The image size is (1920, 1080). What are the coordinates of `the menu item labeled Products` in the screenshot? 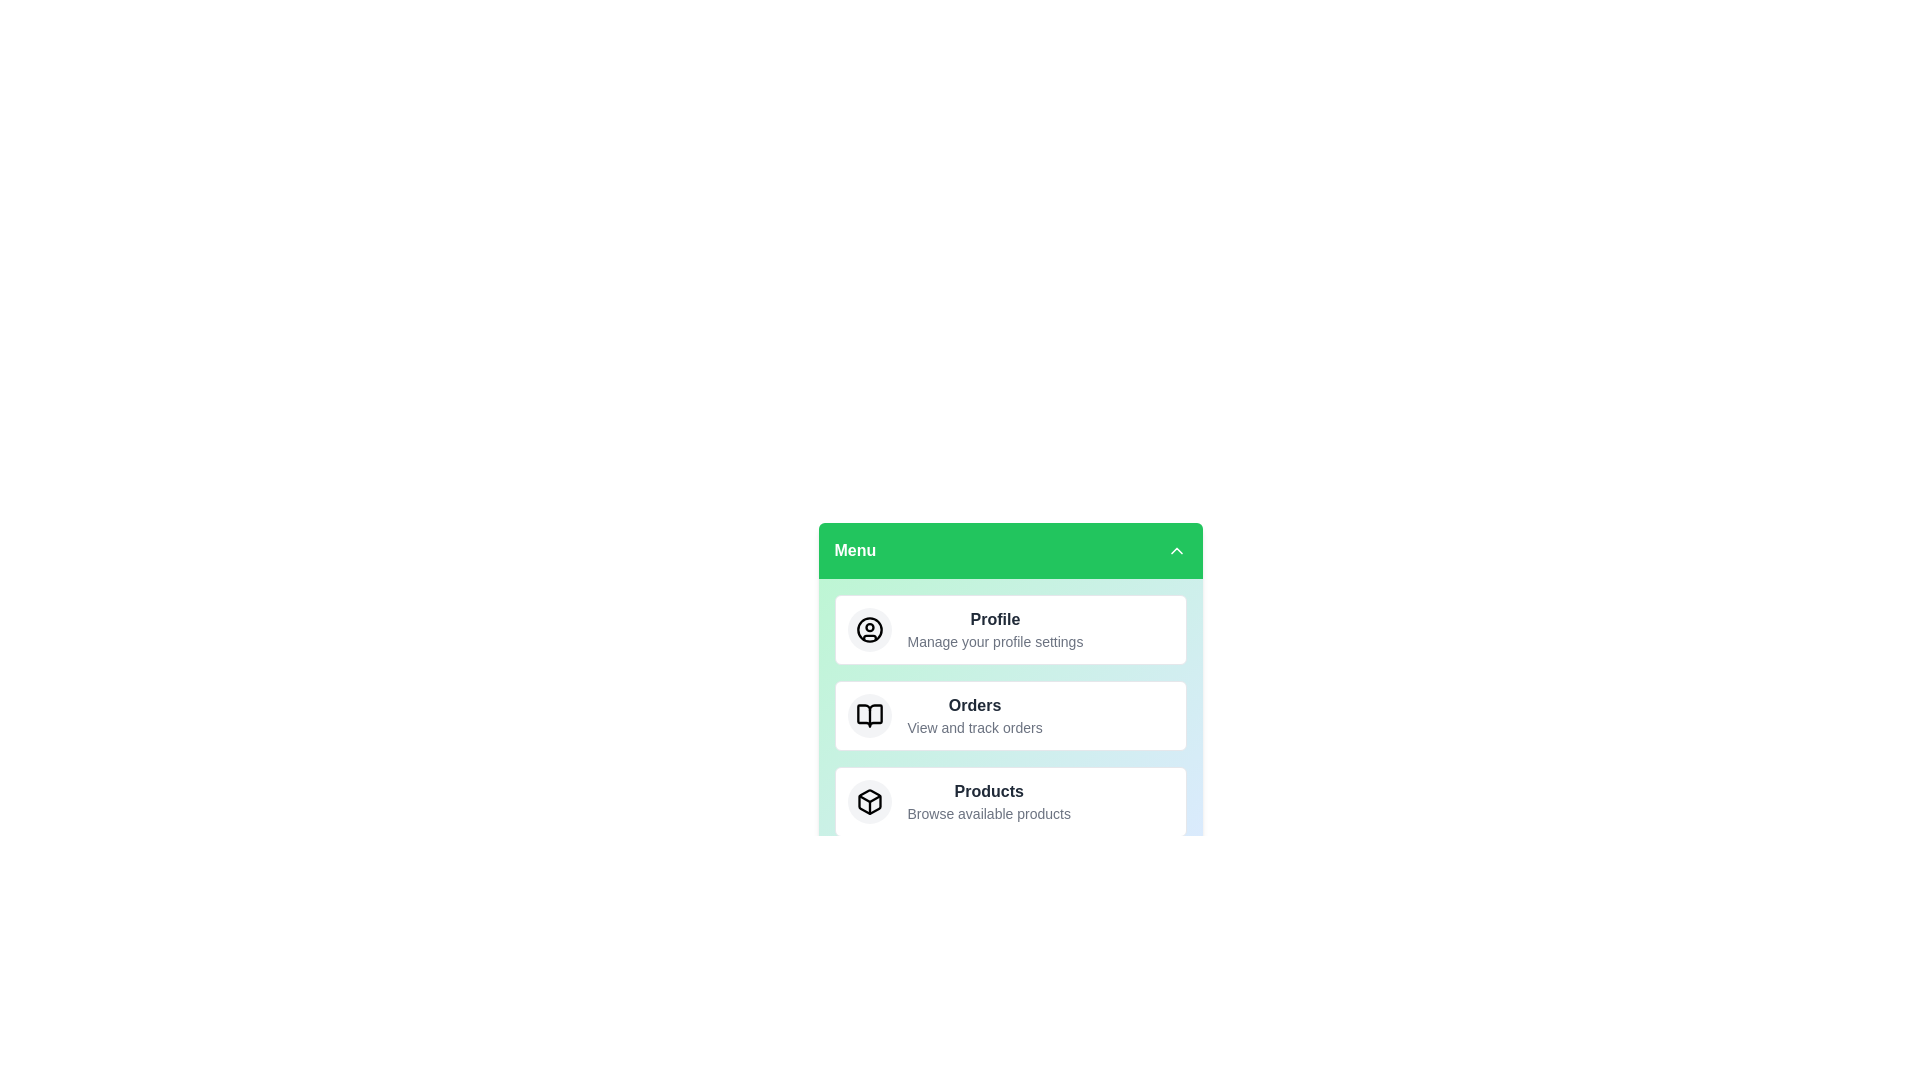 It's located at (1010, 801).